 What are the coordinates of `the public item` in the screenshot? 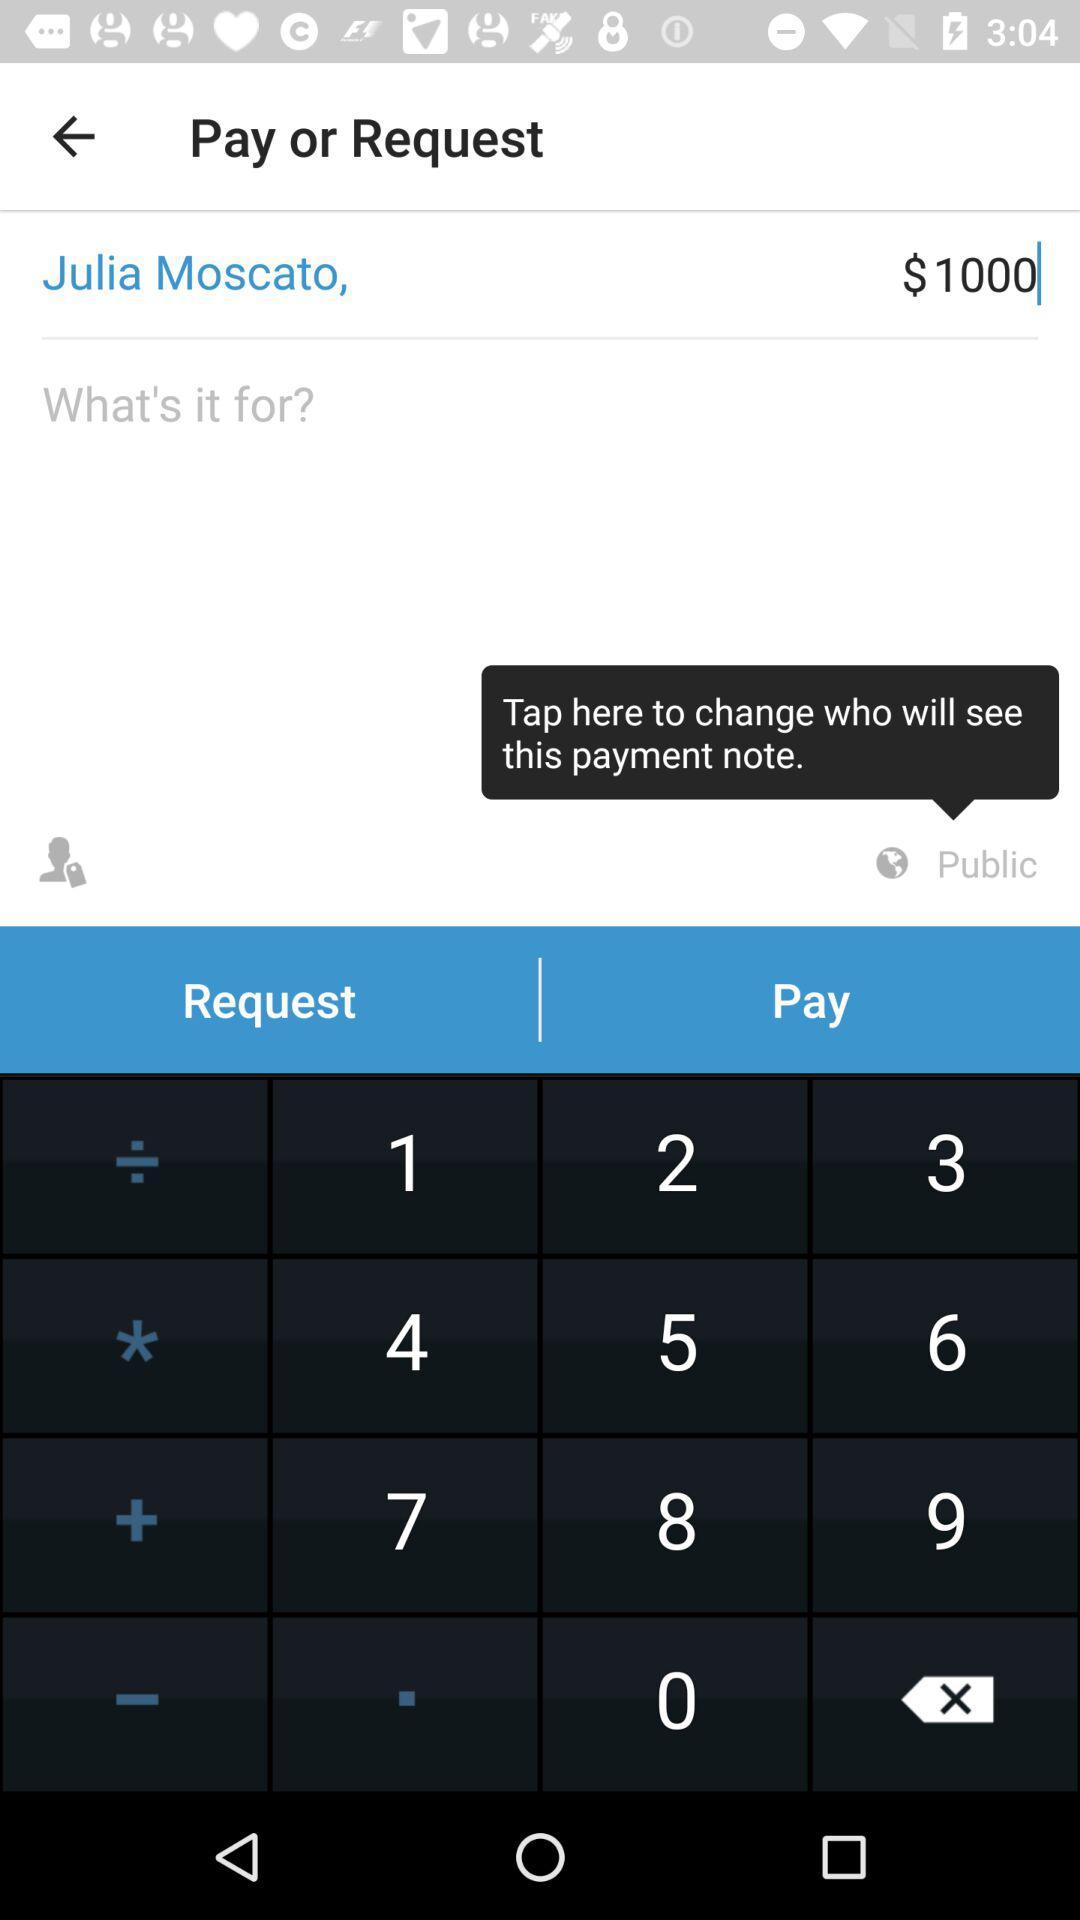 It's located at (952, 863).